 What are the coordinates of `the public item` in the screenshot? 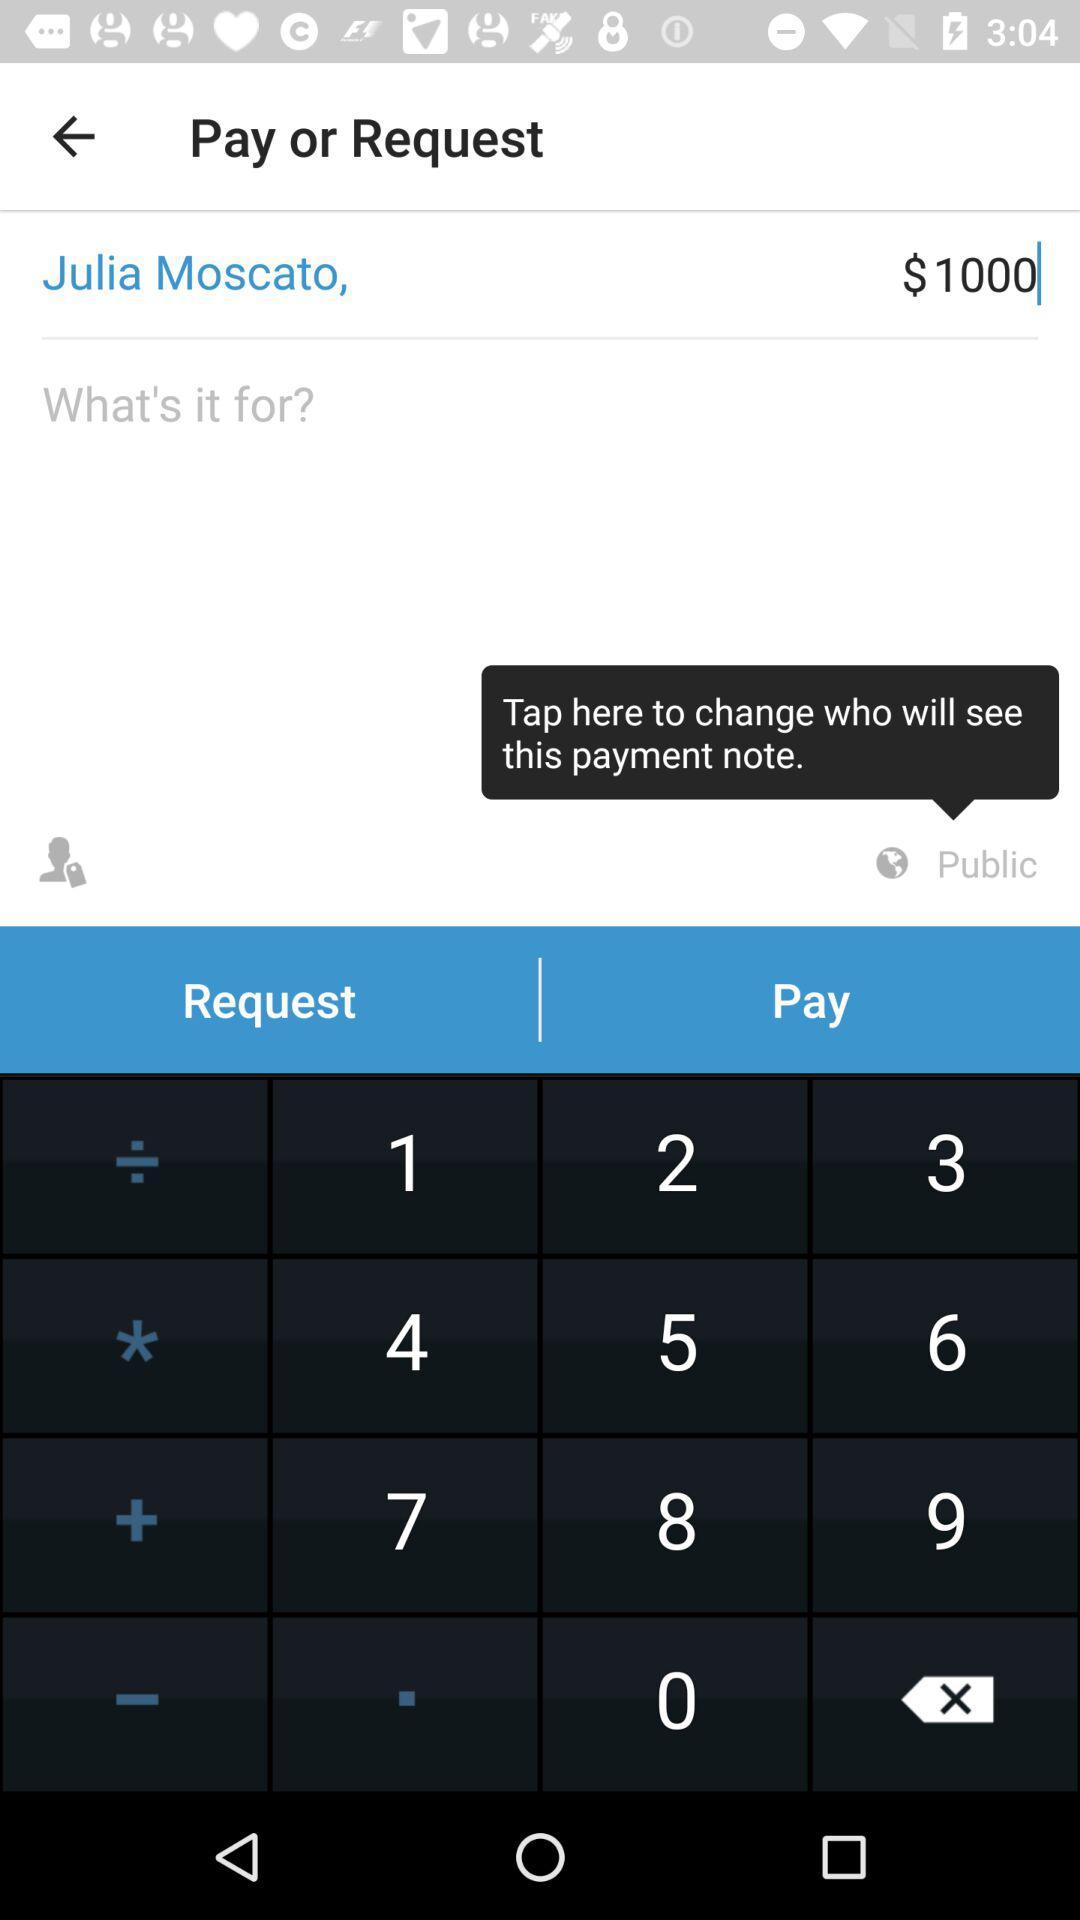 It's located at (952, 863).